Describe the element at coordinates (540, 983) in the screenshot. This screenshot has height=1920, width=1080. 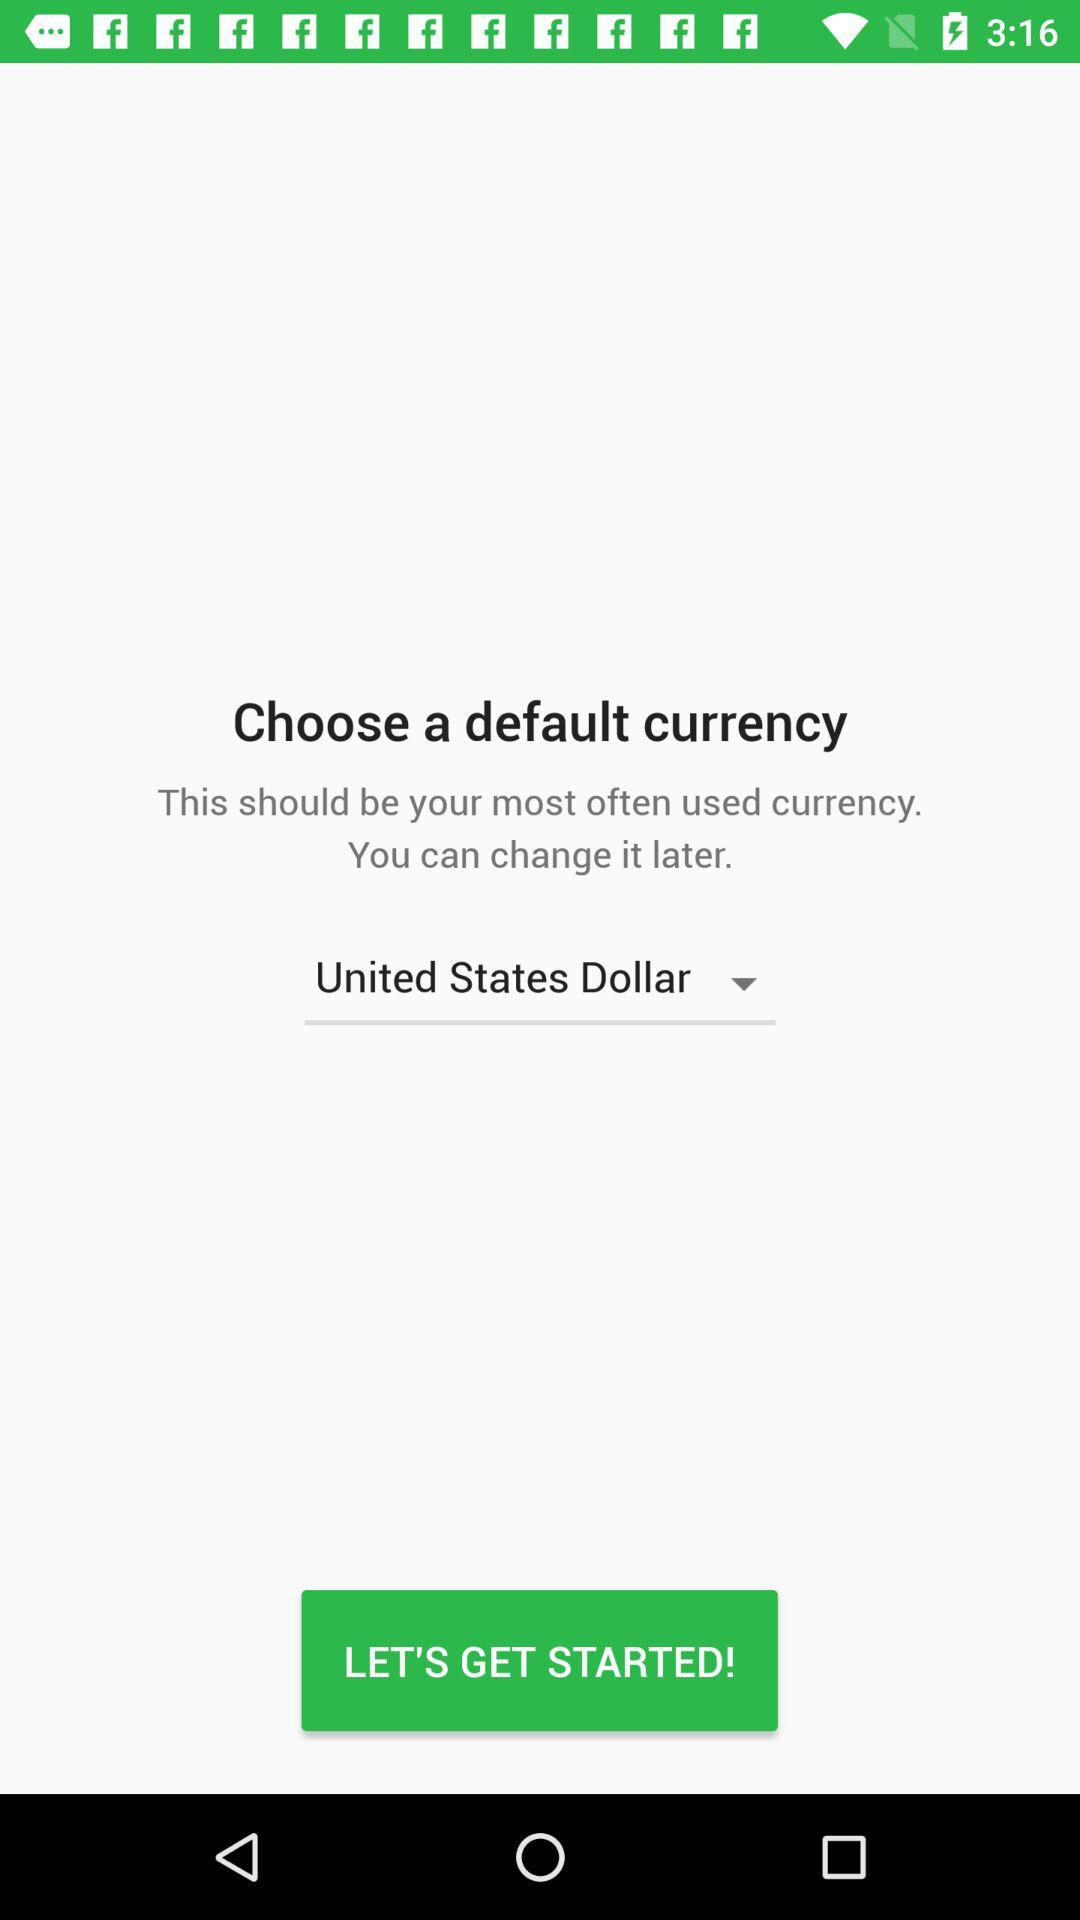
I see `united states dollar` at that location.